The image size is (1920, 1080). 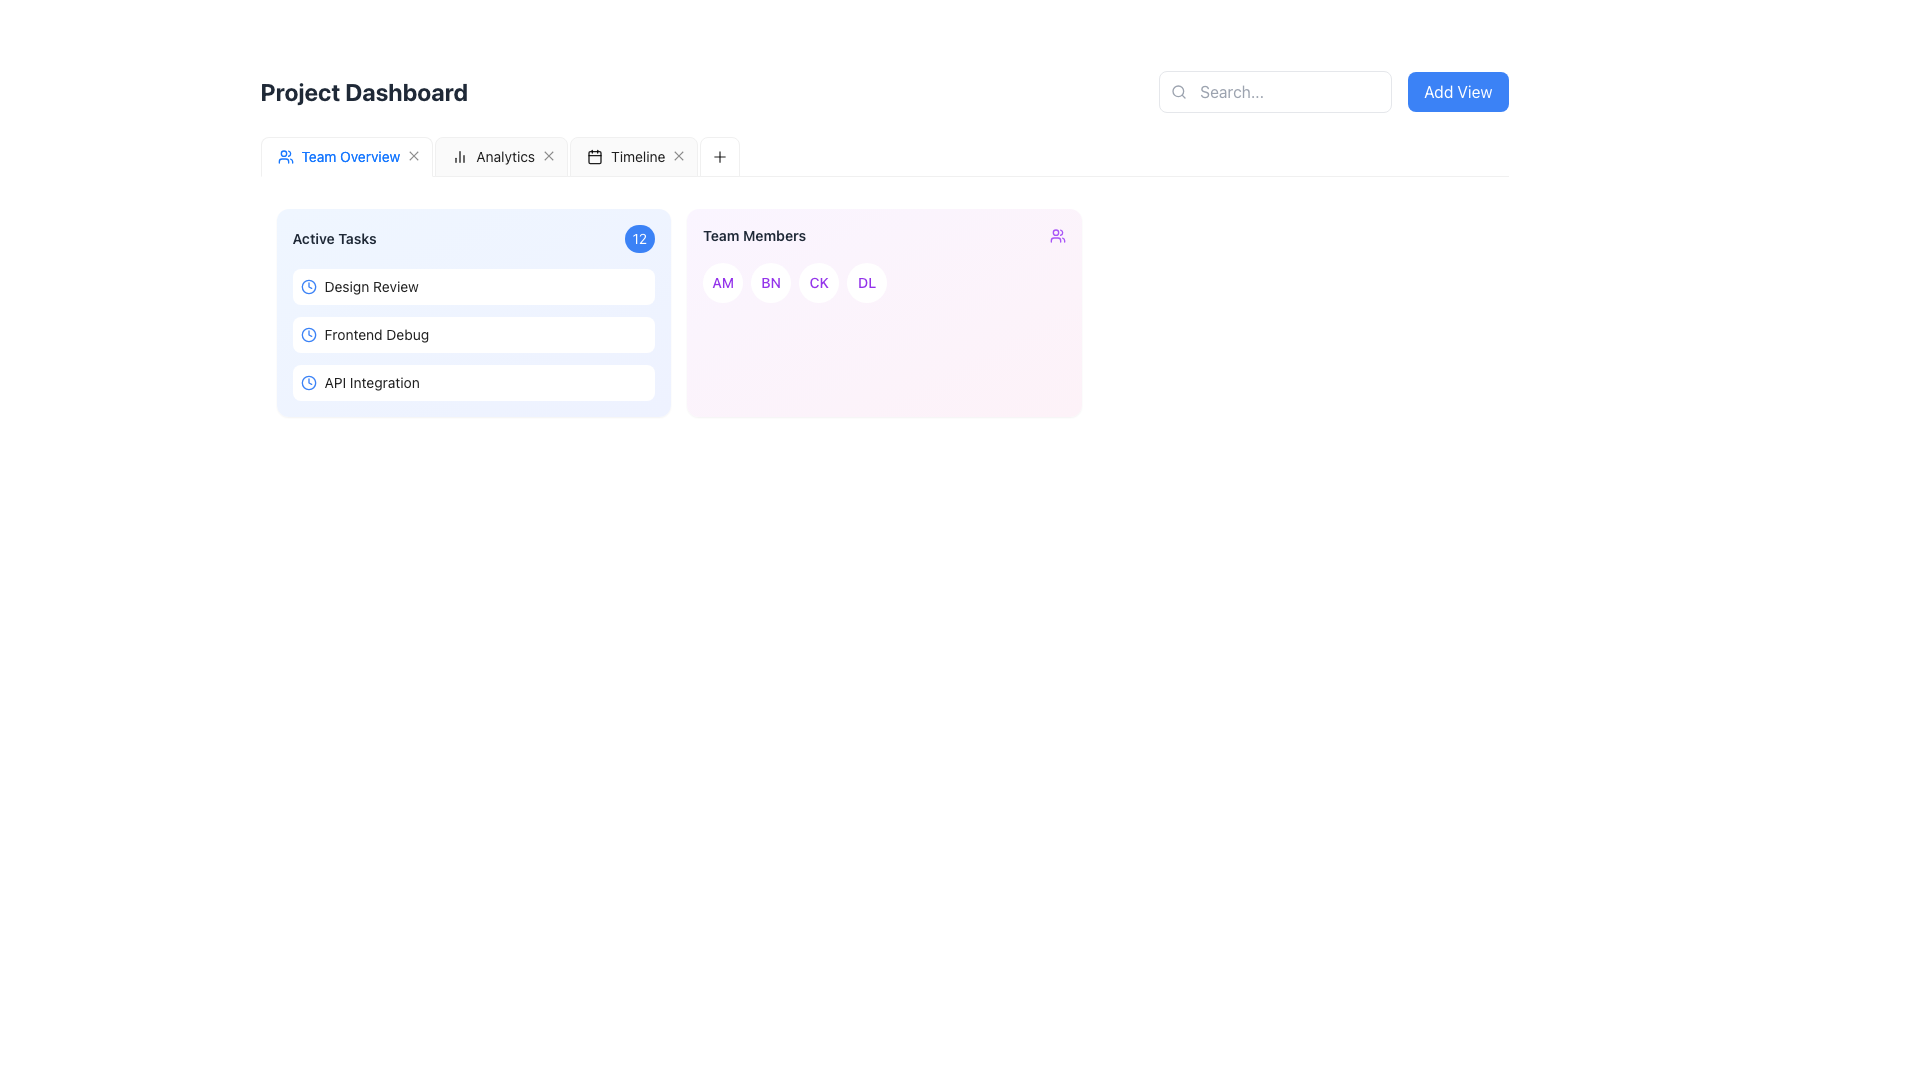 I want to click on the button located in the 'Team Overview' tab, so click(x=413, y=156).